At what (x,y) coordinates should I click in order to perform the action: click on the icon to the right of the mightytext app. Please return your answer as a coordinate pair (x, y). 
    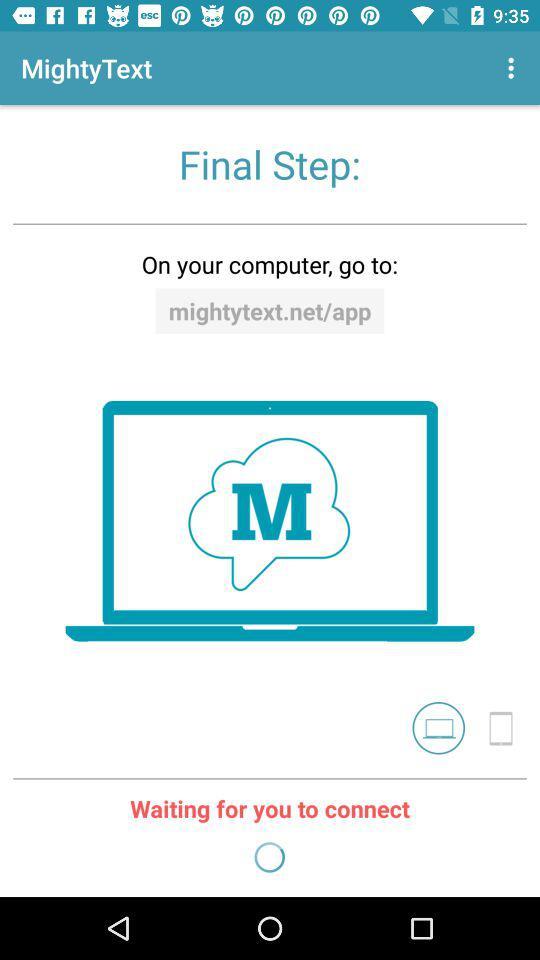
    Looking at the image, I should click on (513, 68).